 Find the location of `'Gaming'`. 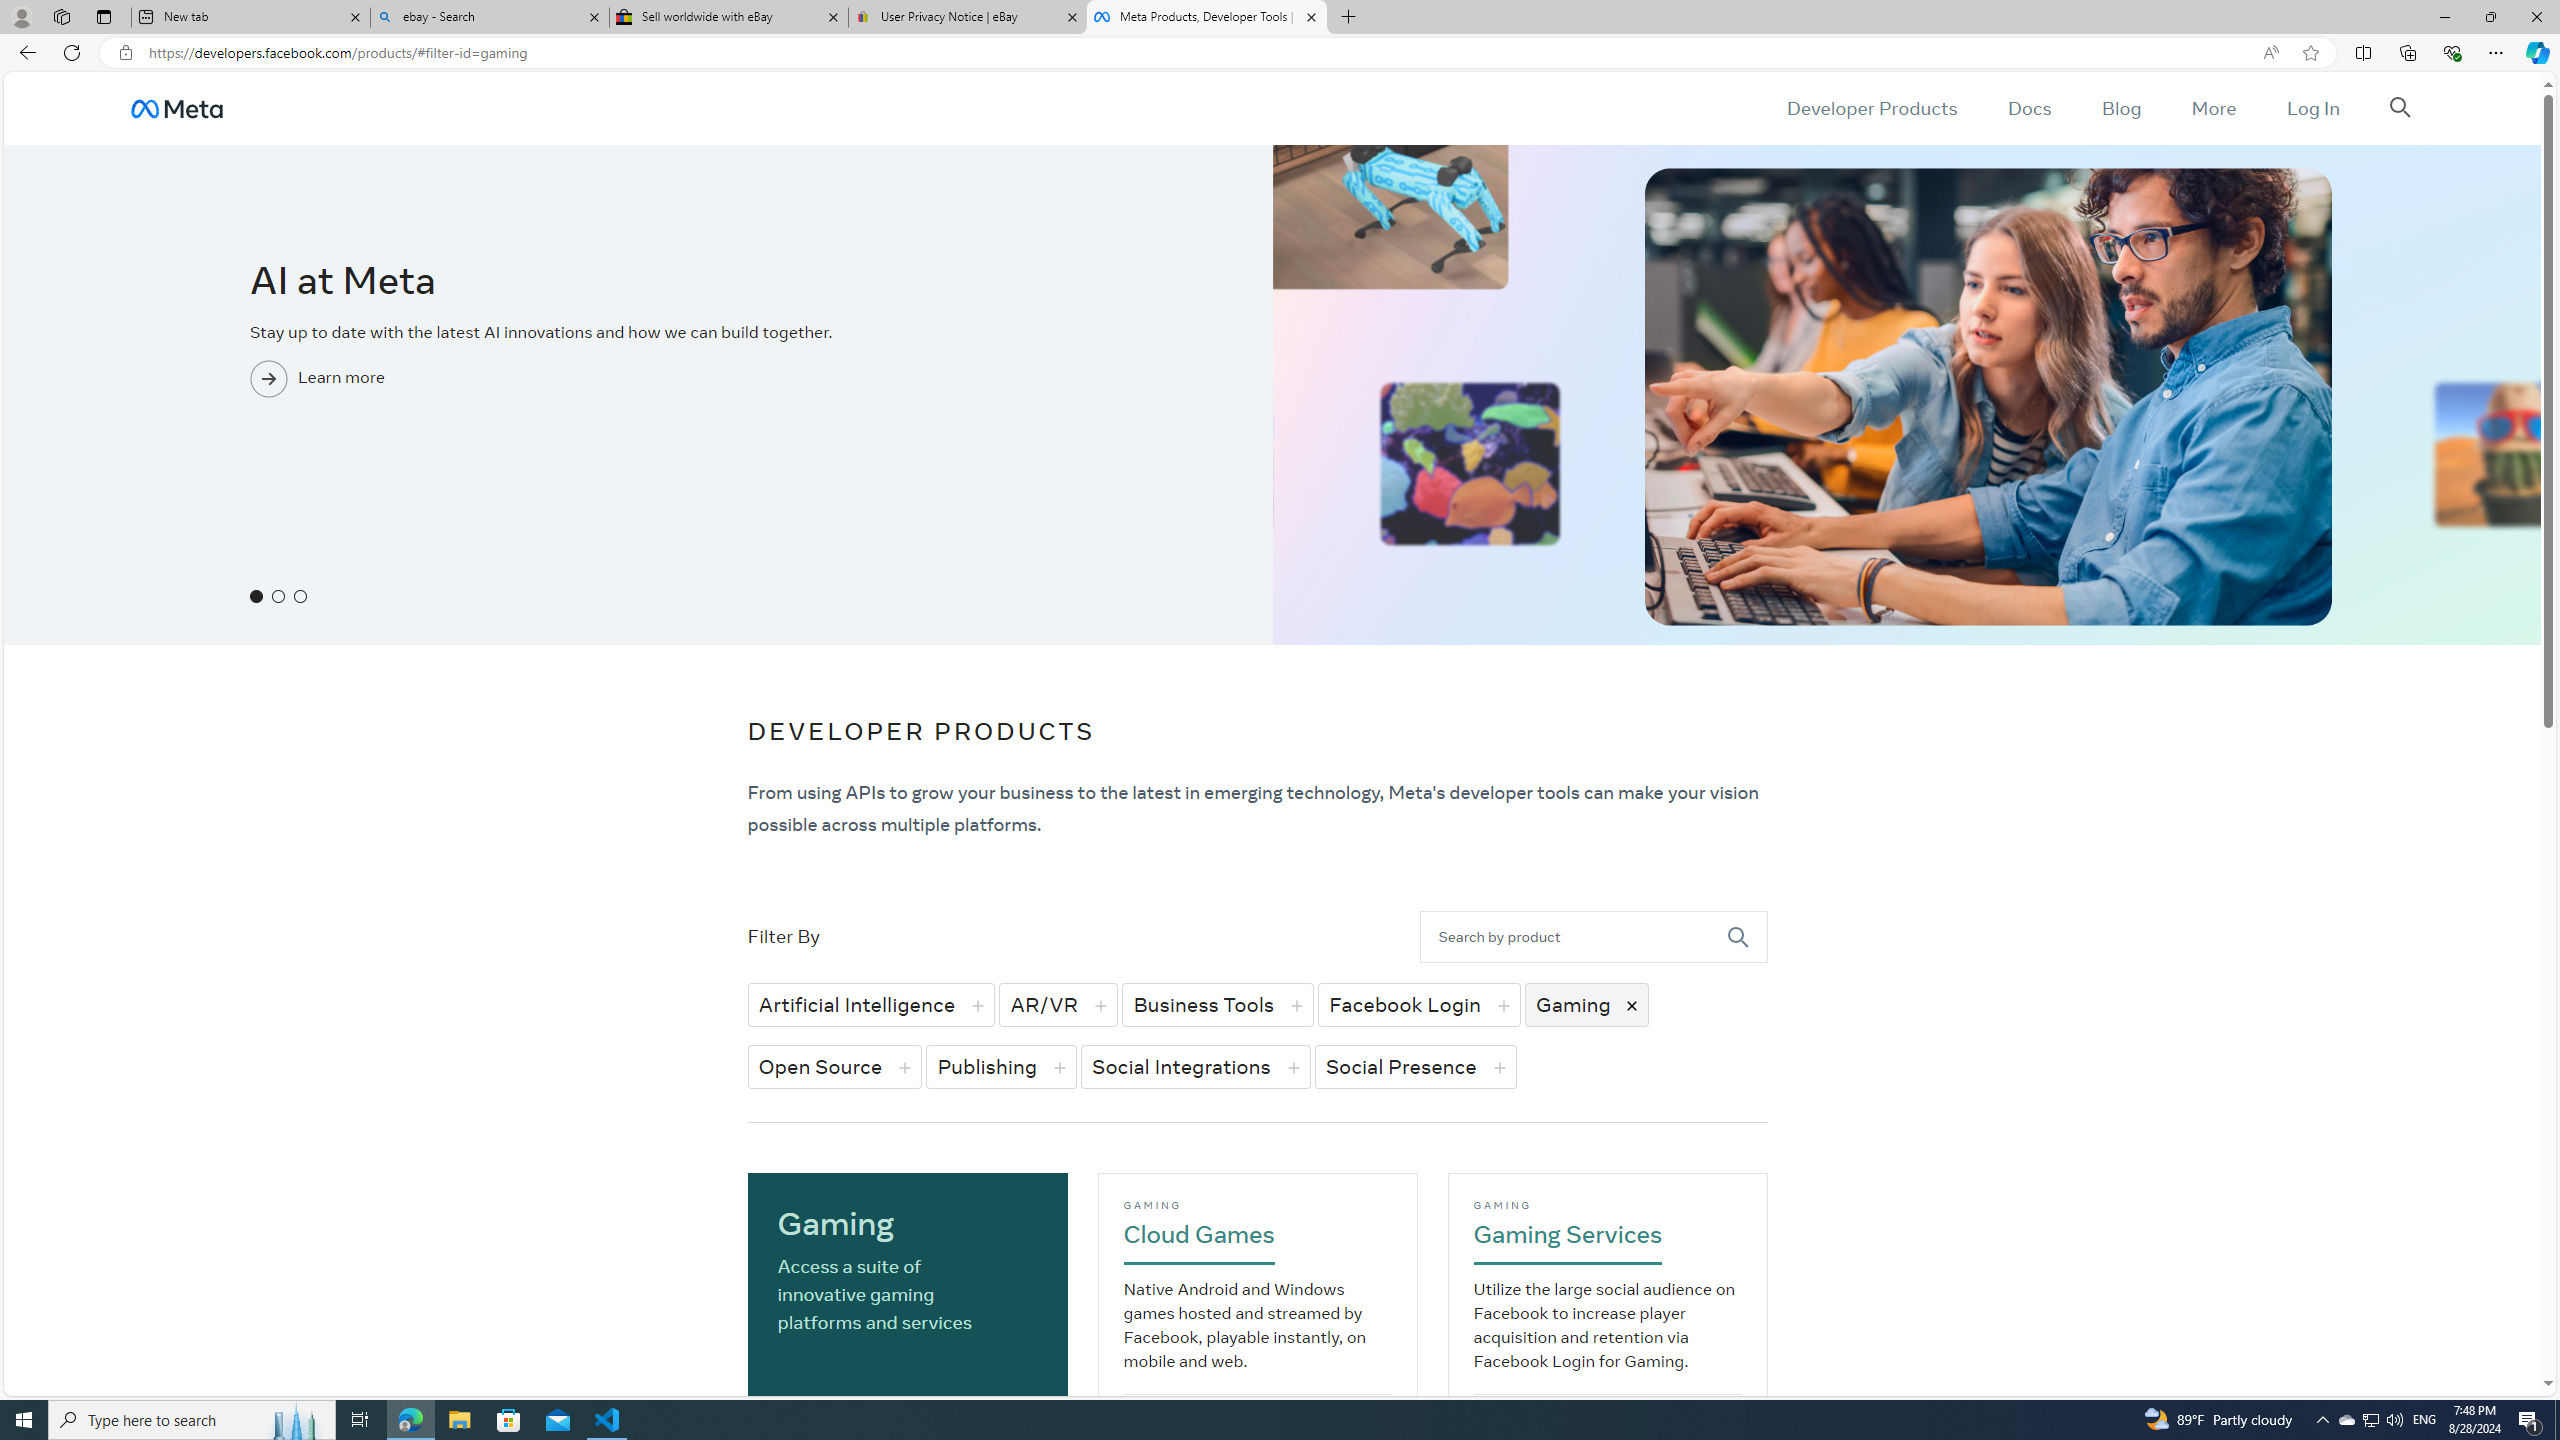

'Gaming' is located at coordinates (1585, 1004).